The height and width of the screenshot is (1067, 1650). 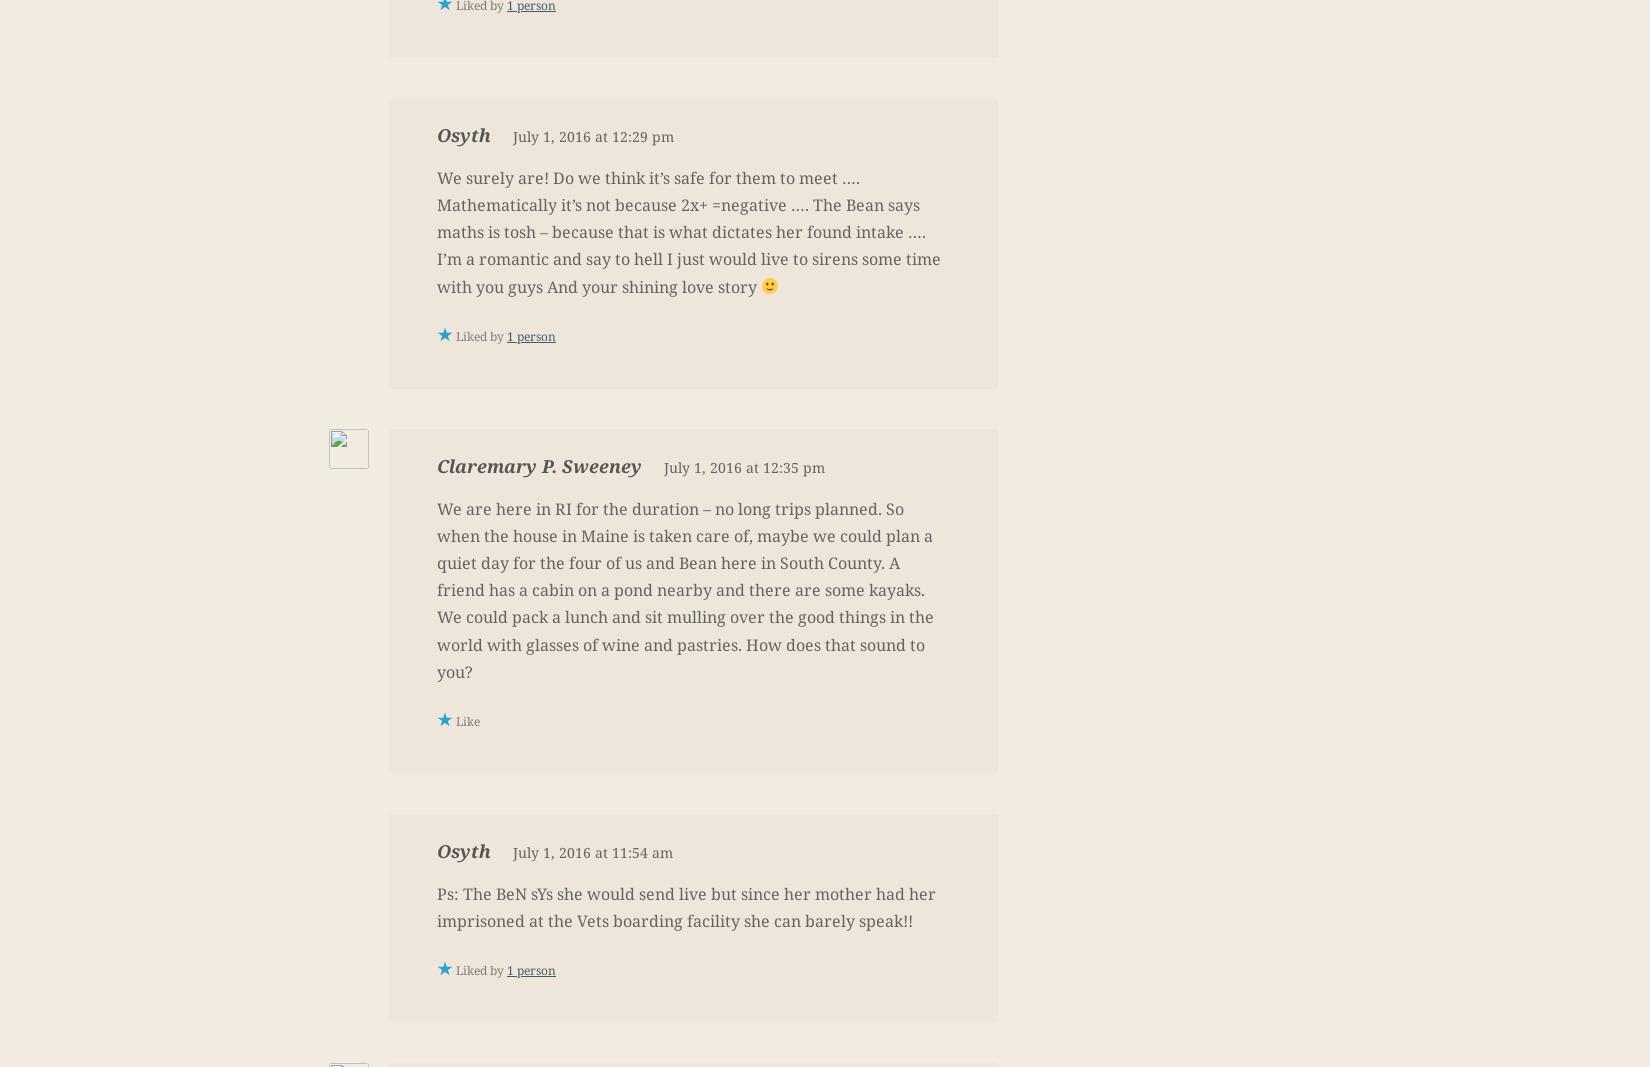 I want to click on 'We surely are!  Do we think it’s safe for them to meet …. Mathematically it’s not because 2x+ =negative …. The Bean says maths is tosh – because that is what dictates her found intake …. I’m a romantic and say to hell I just would live to sirens some time with you guys And your shining love story', so click(x=688, y=231).